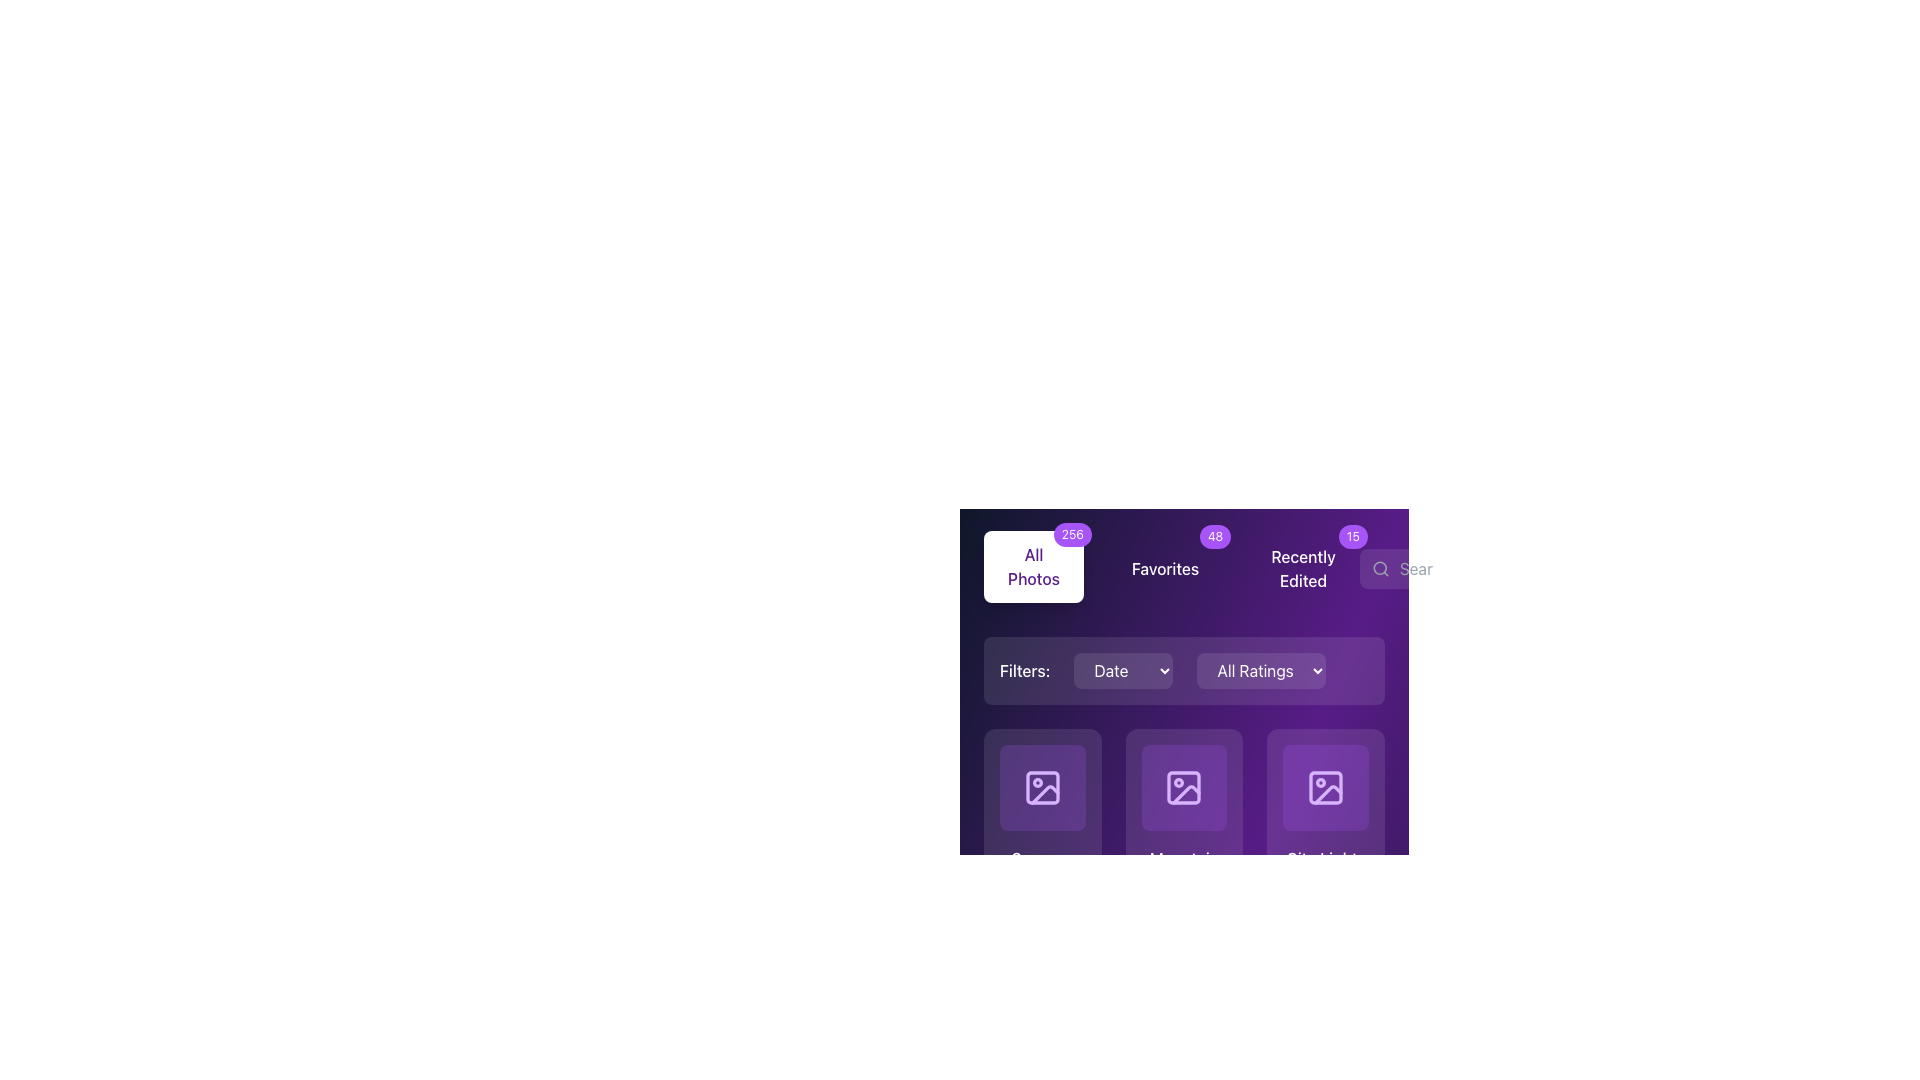 This screenshot has height=1080, width=1920. Describe the element at coordinates (1379, 568) in the screenshot. I see `the small circular decorative element inside the magnifying glass icon located in the top navigation section of the interface` at that location.